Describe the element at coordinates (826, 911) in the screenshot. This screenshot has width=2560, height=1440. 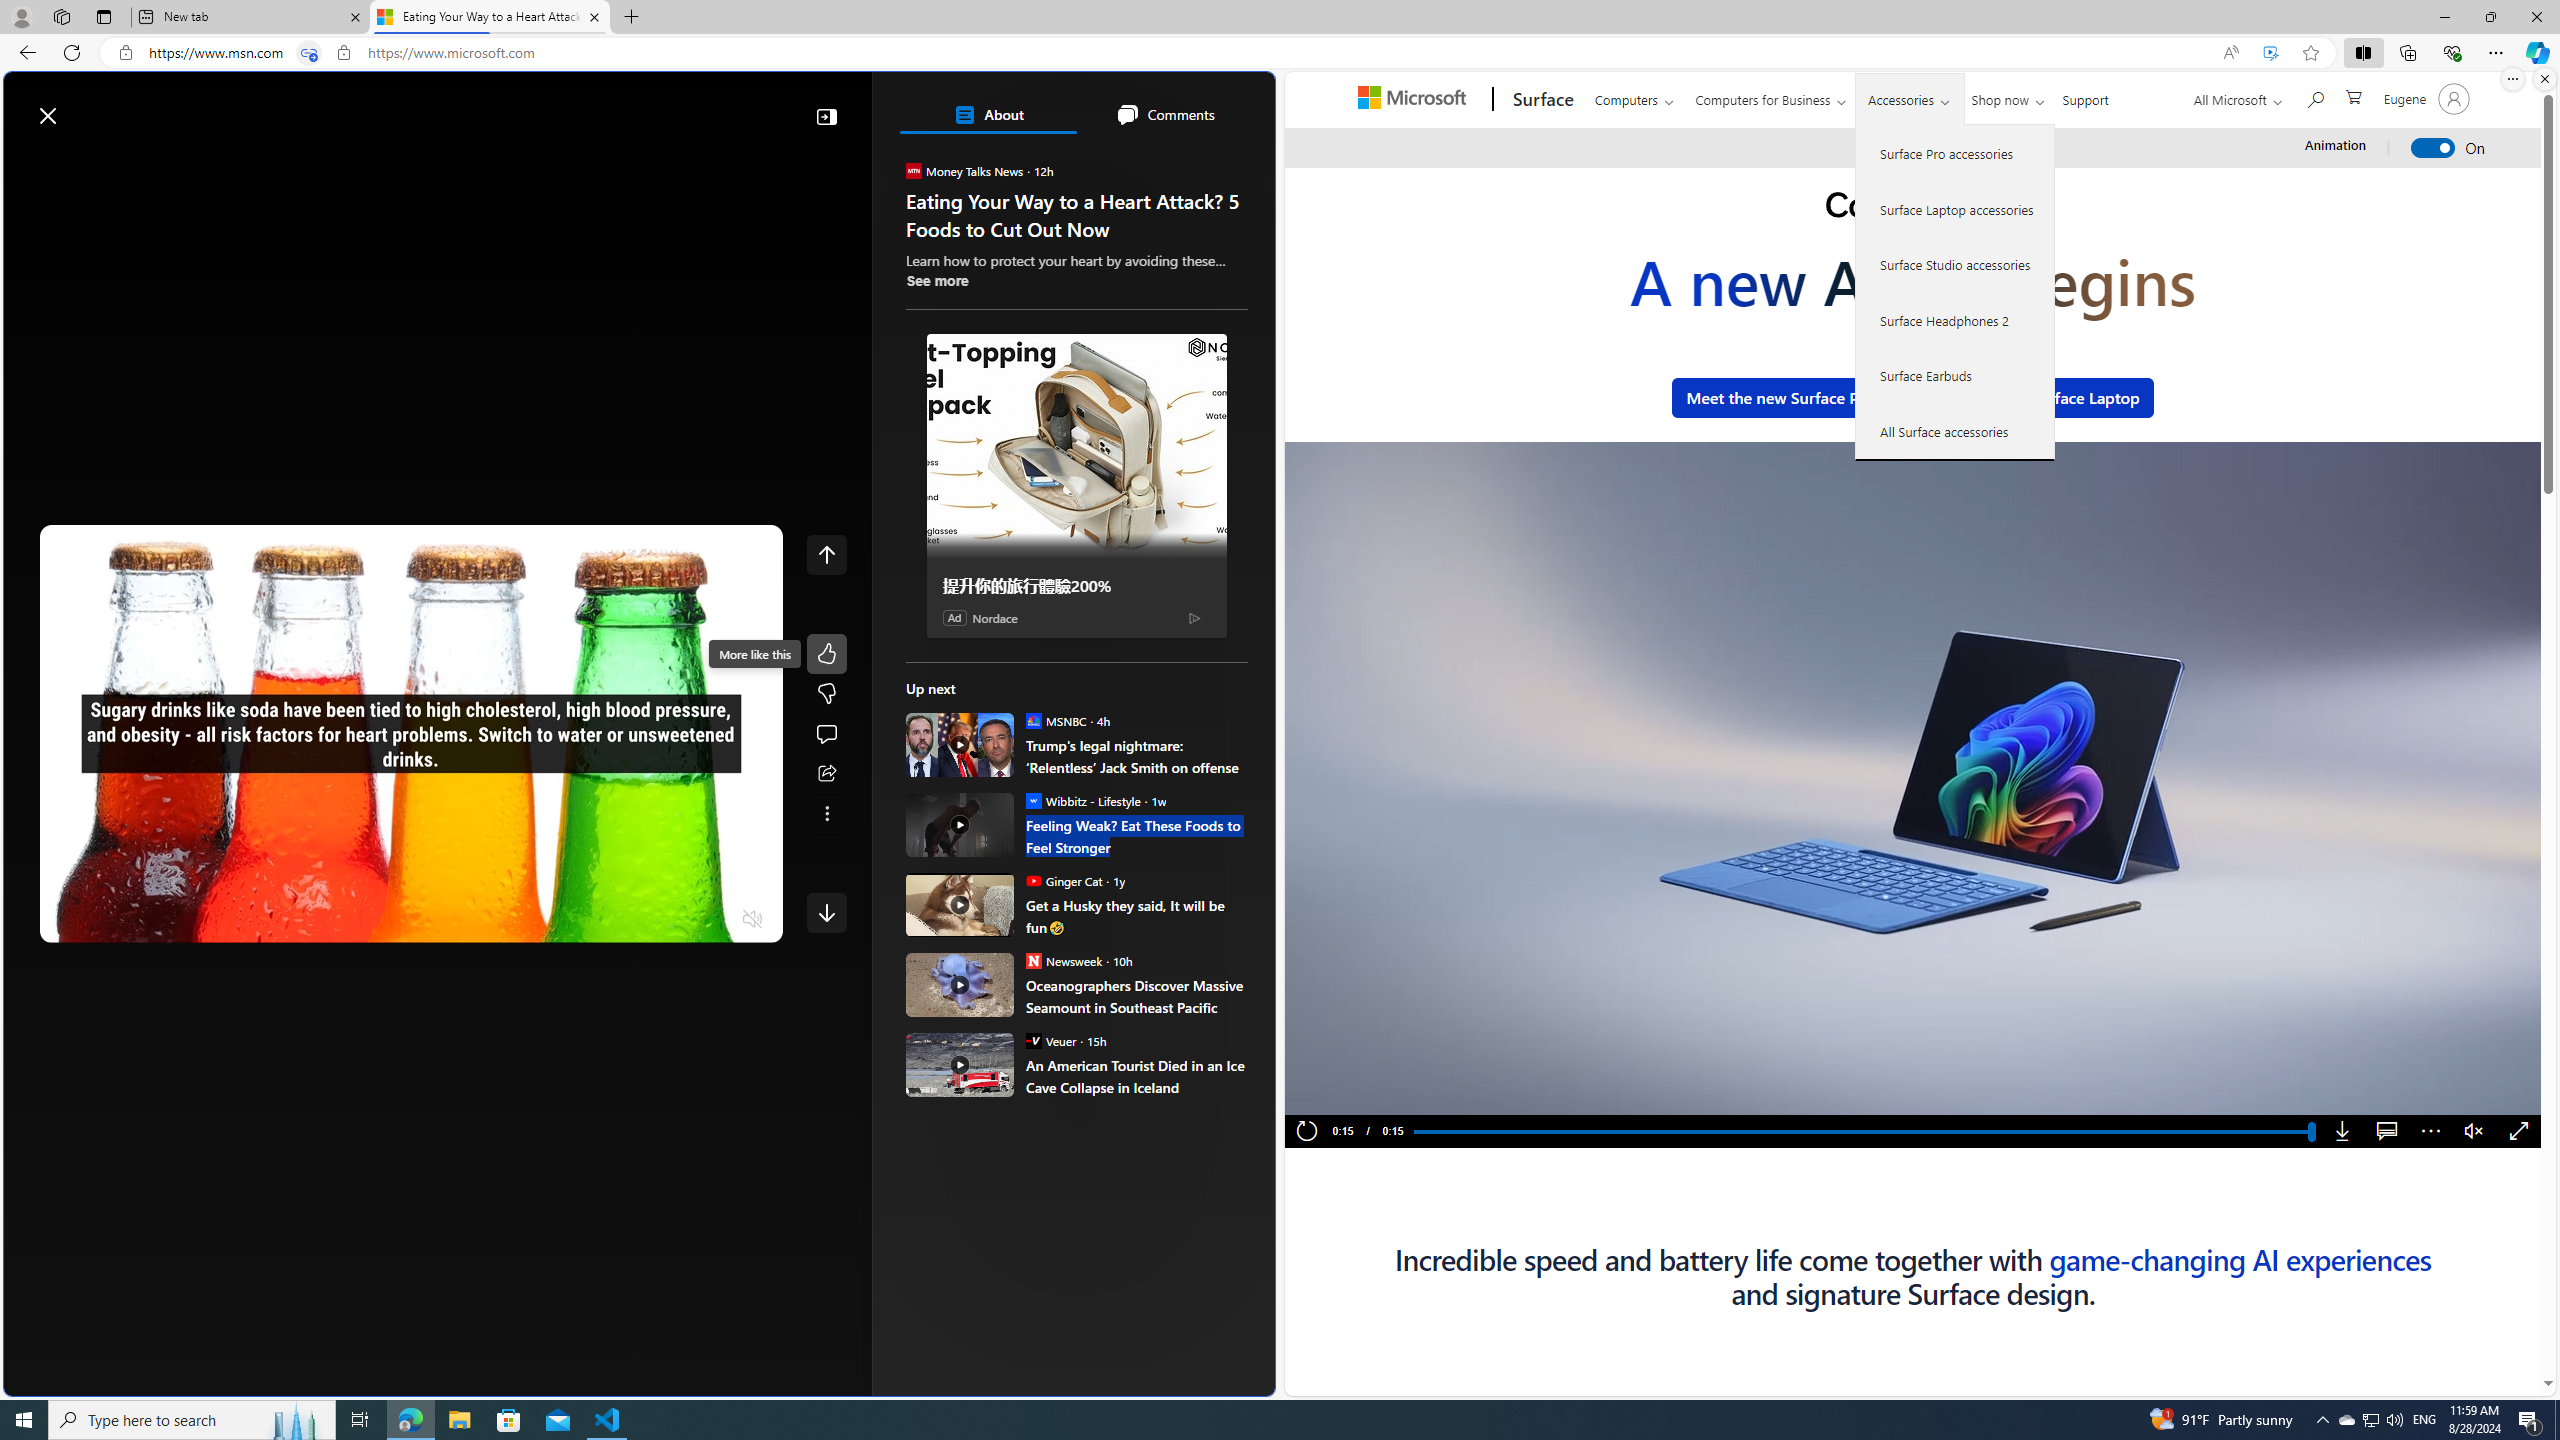
I see `'Class: control'` at that location.